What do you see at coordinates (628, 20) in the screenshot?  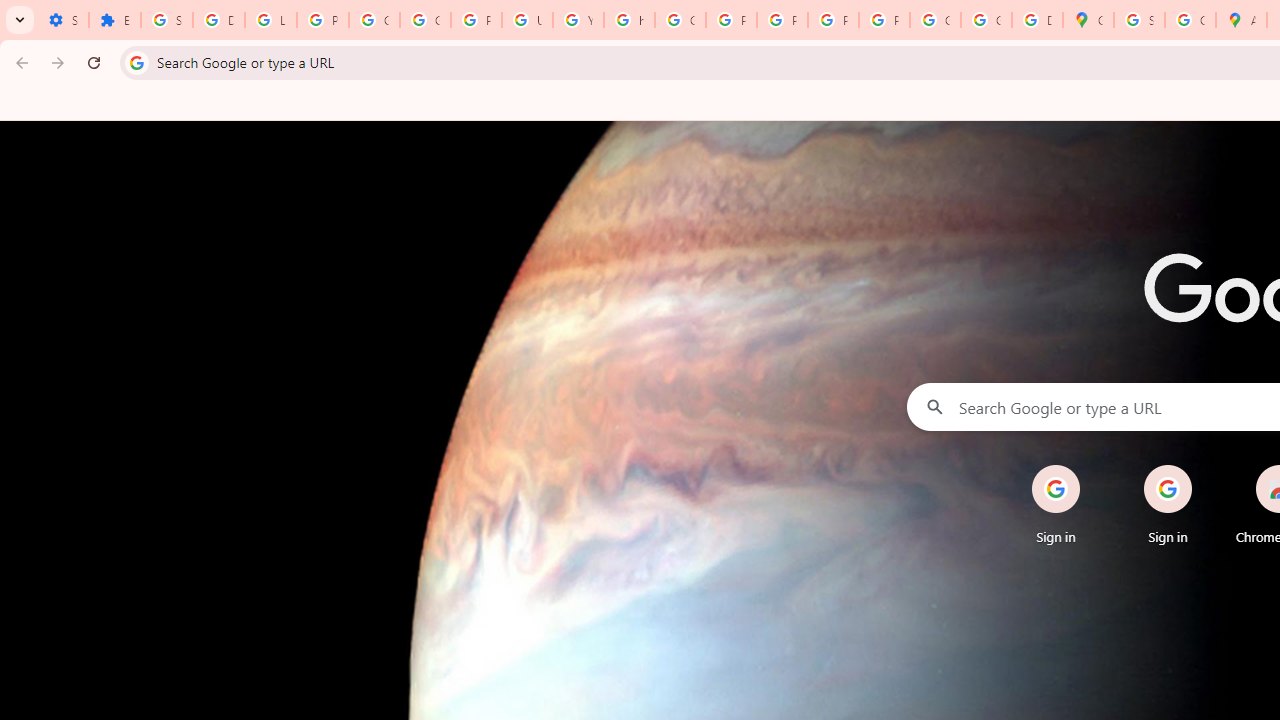 I see `'https://scholar.google.com/'` at bounding box center [628, 20].